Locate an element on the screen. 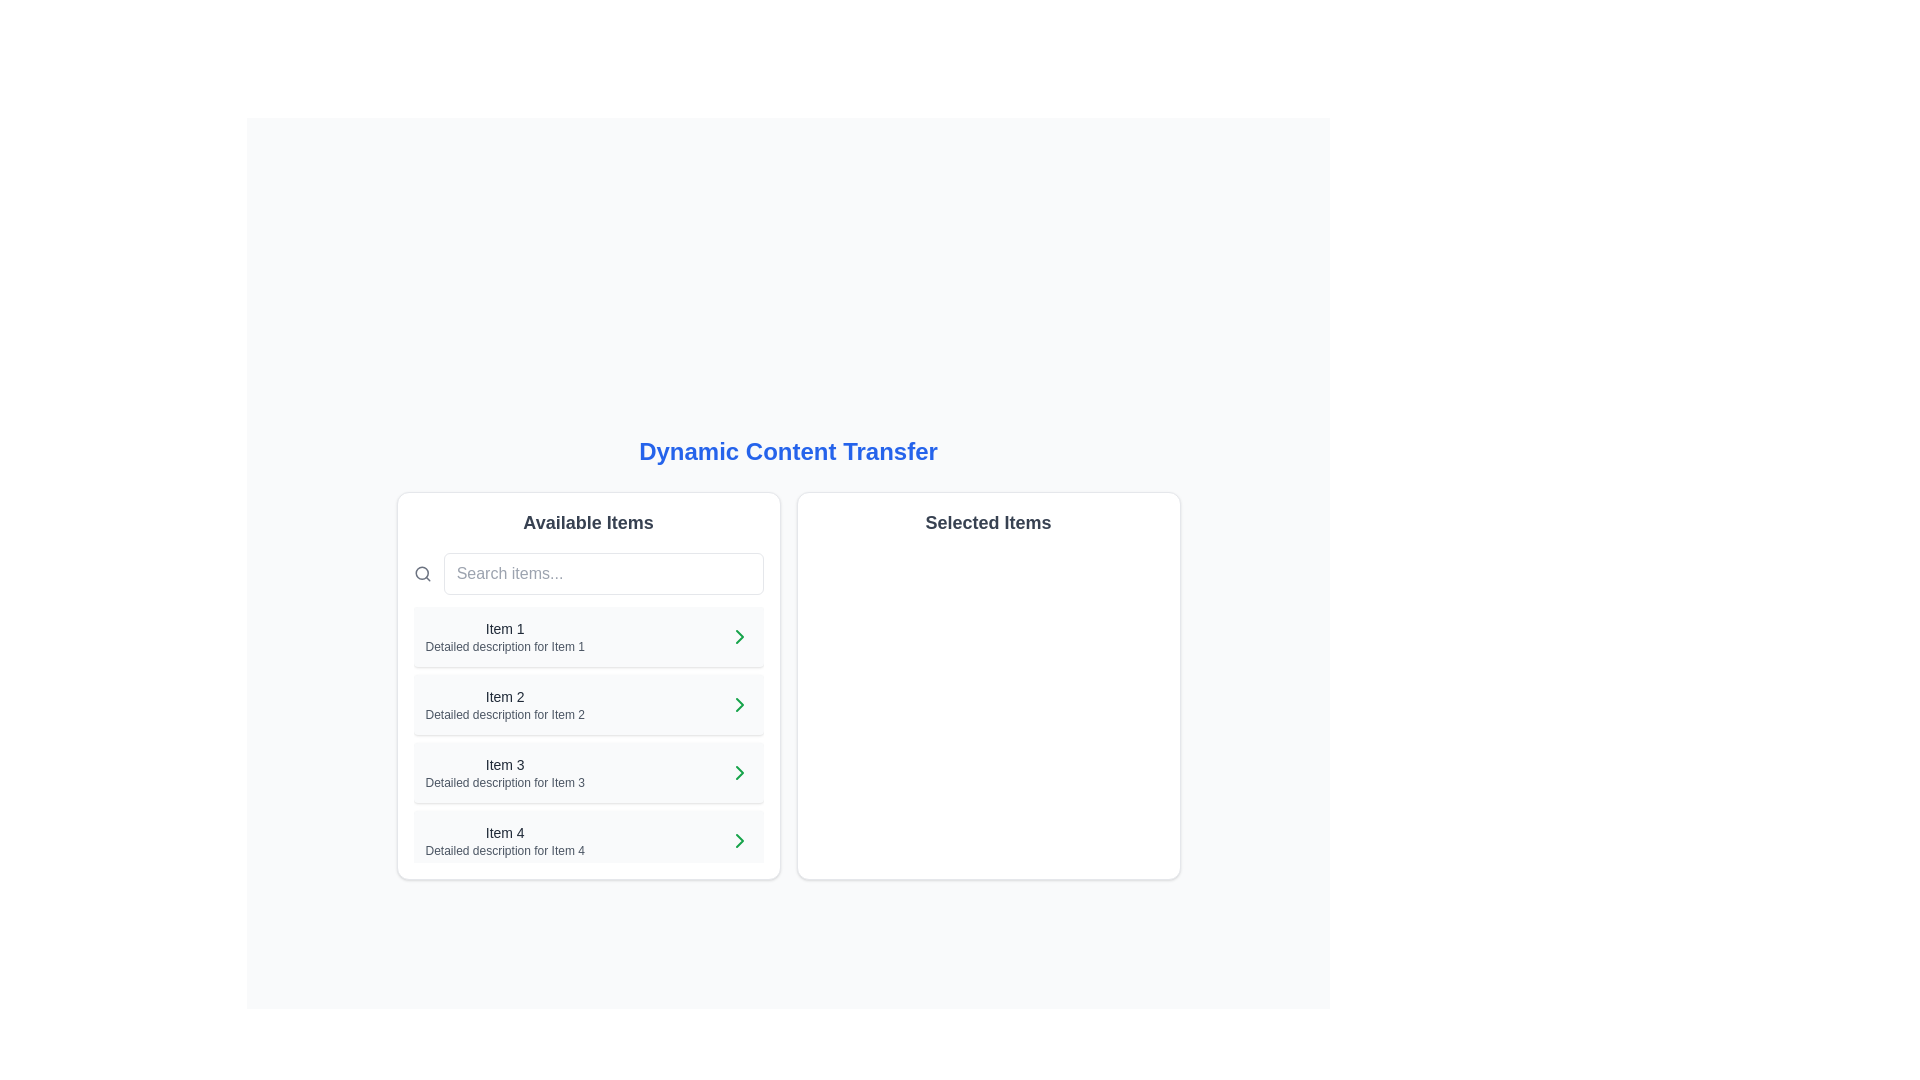 Image resolution: width=1920 pixels, height=1080 pixels. displayed information from the Text Display Area located in the 'Available Items' list on the left panel, which is the second item from the top is located at coordinates (505, 704).